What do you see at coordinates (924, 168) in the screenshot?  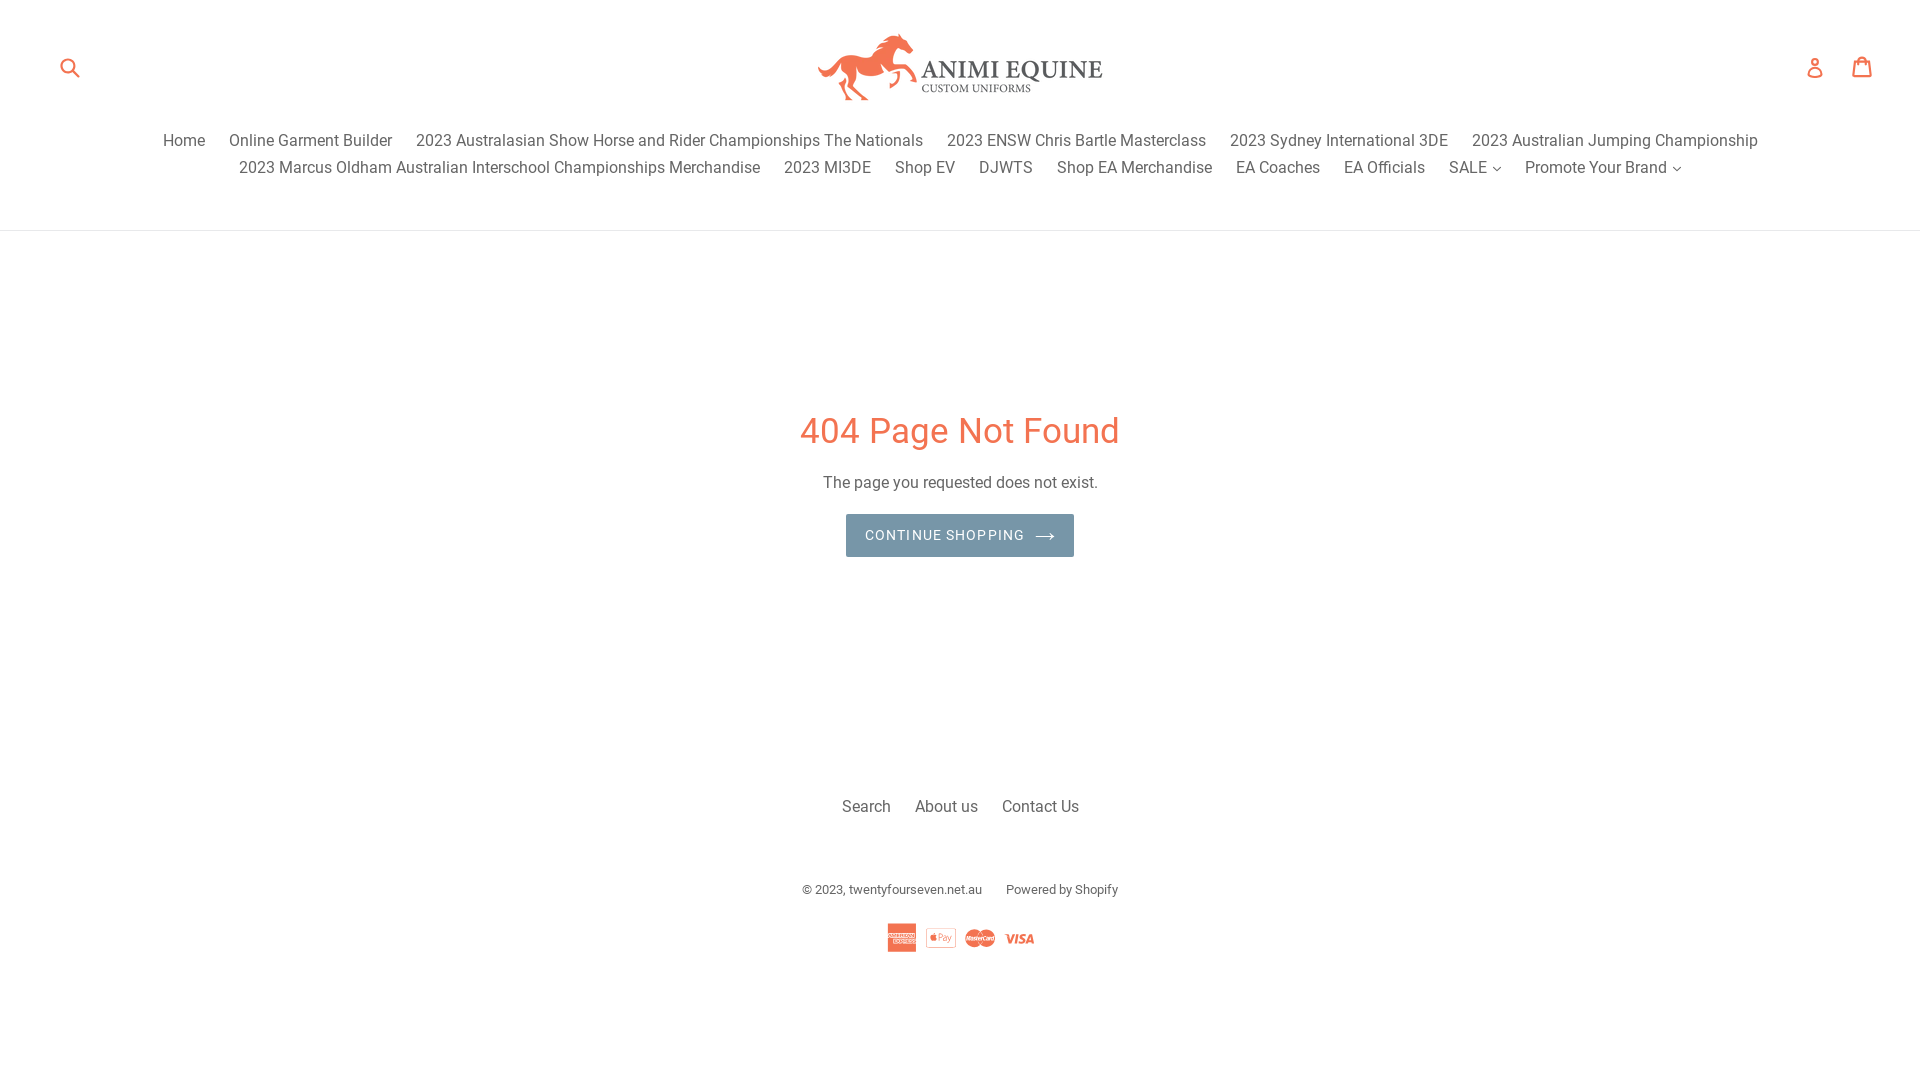 I see `'Shop EV'` at bounding box center [924, 168].